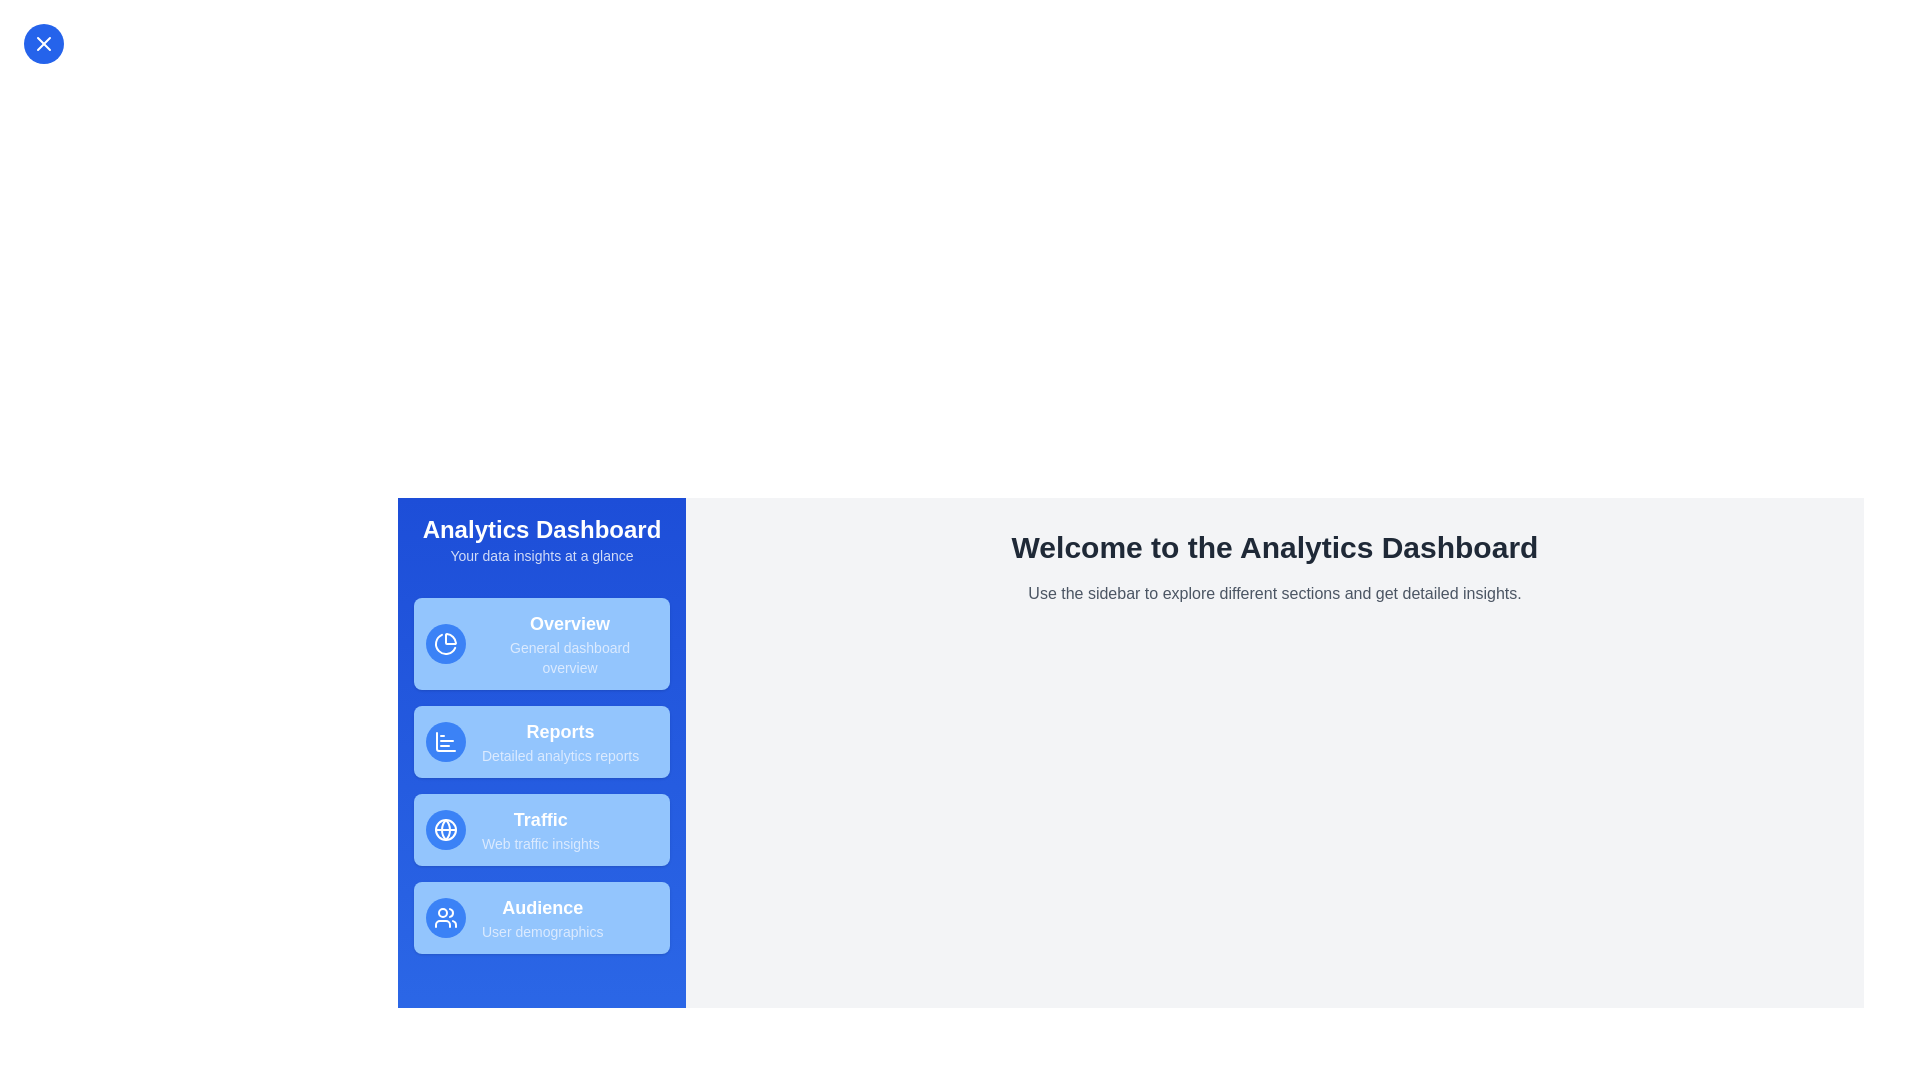  Describe the element at coordinates (542, 741) in the screenshot. I see `the navigation item labeled Reports` at that location.